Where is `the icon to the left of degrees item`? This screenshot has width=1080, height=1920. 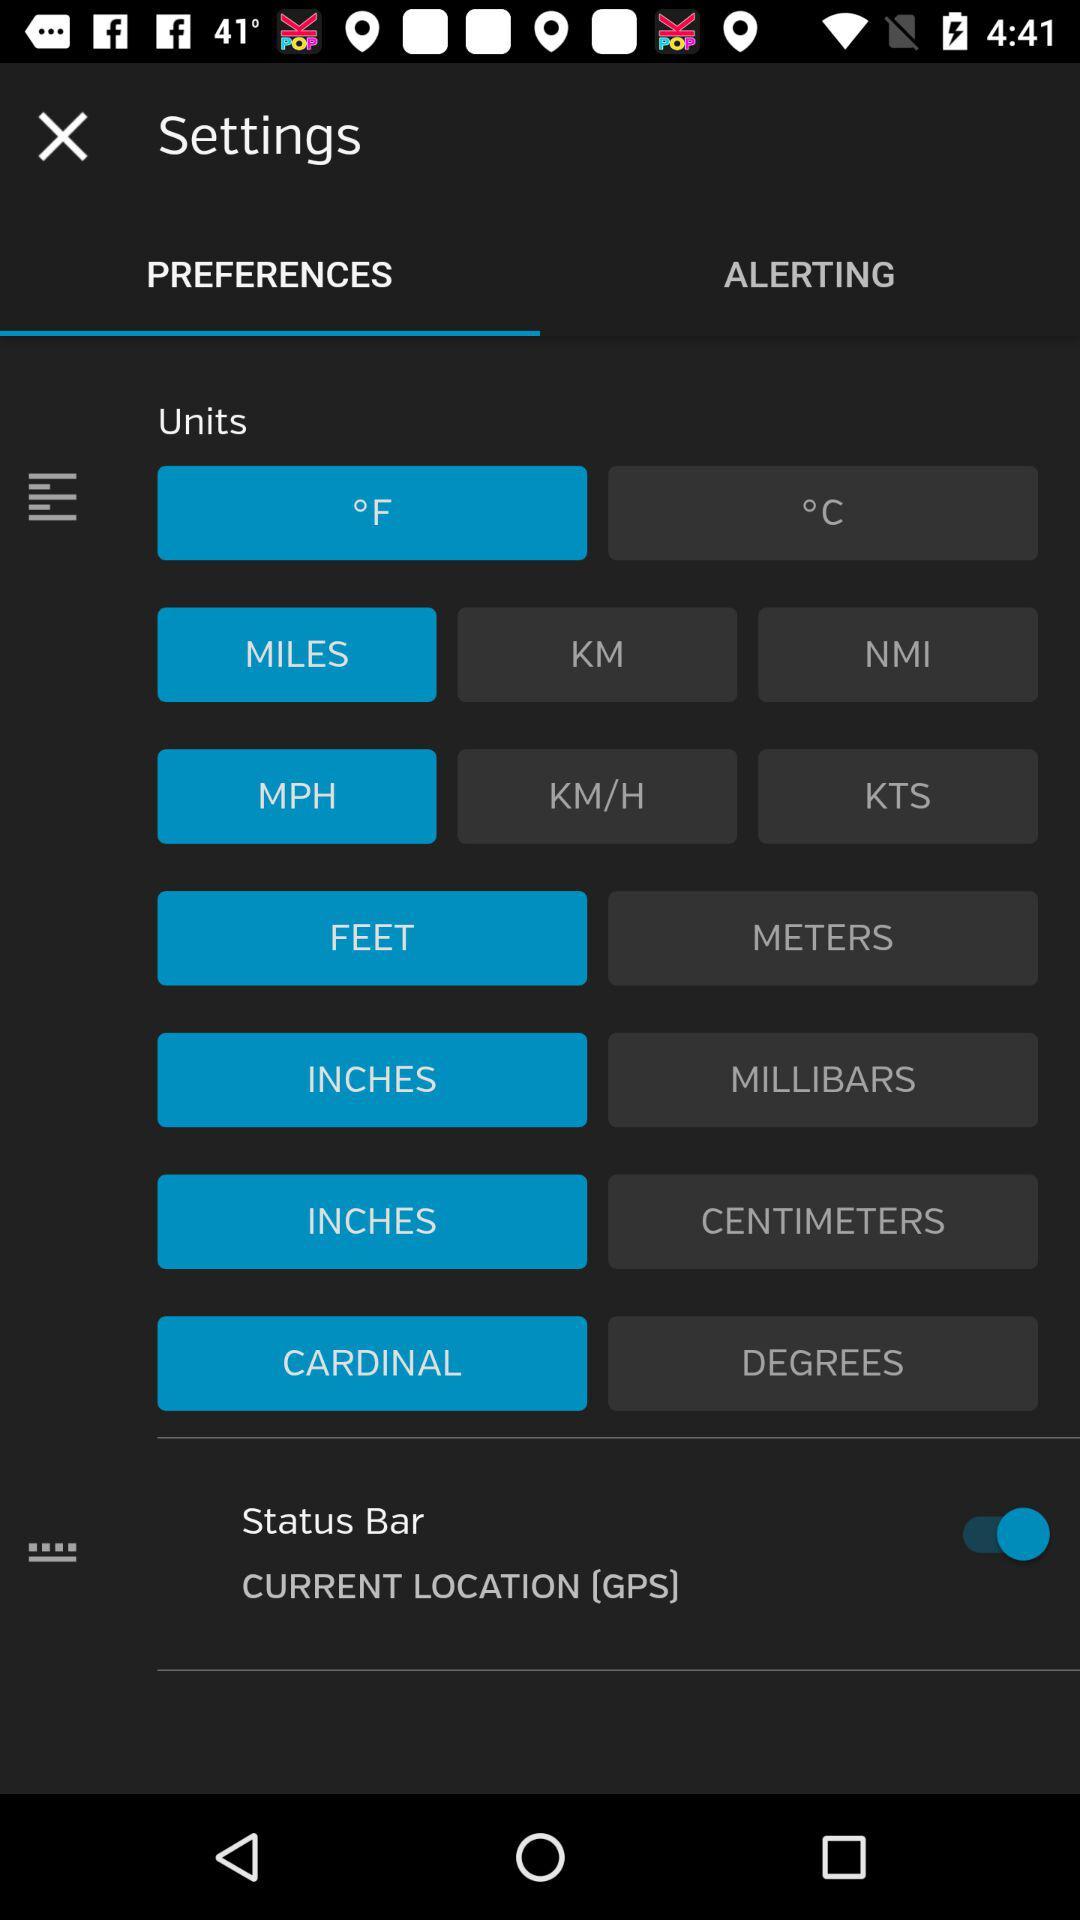
the icon to the left of degrees item is located at coordinates (372, 1362).